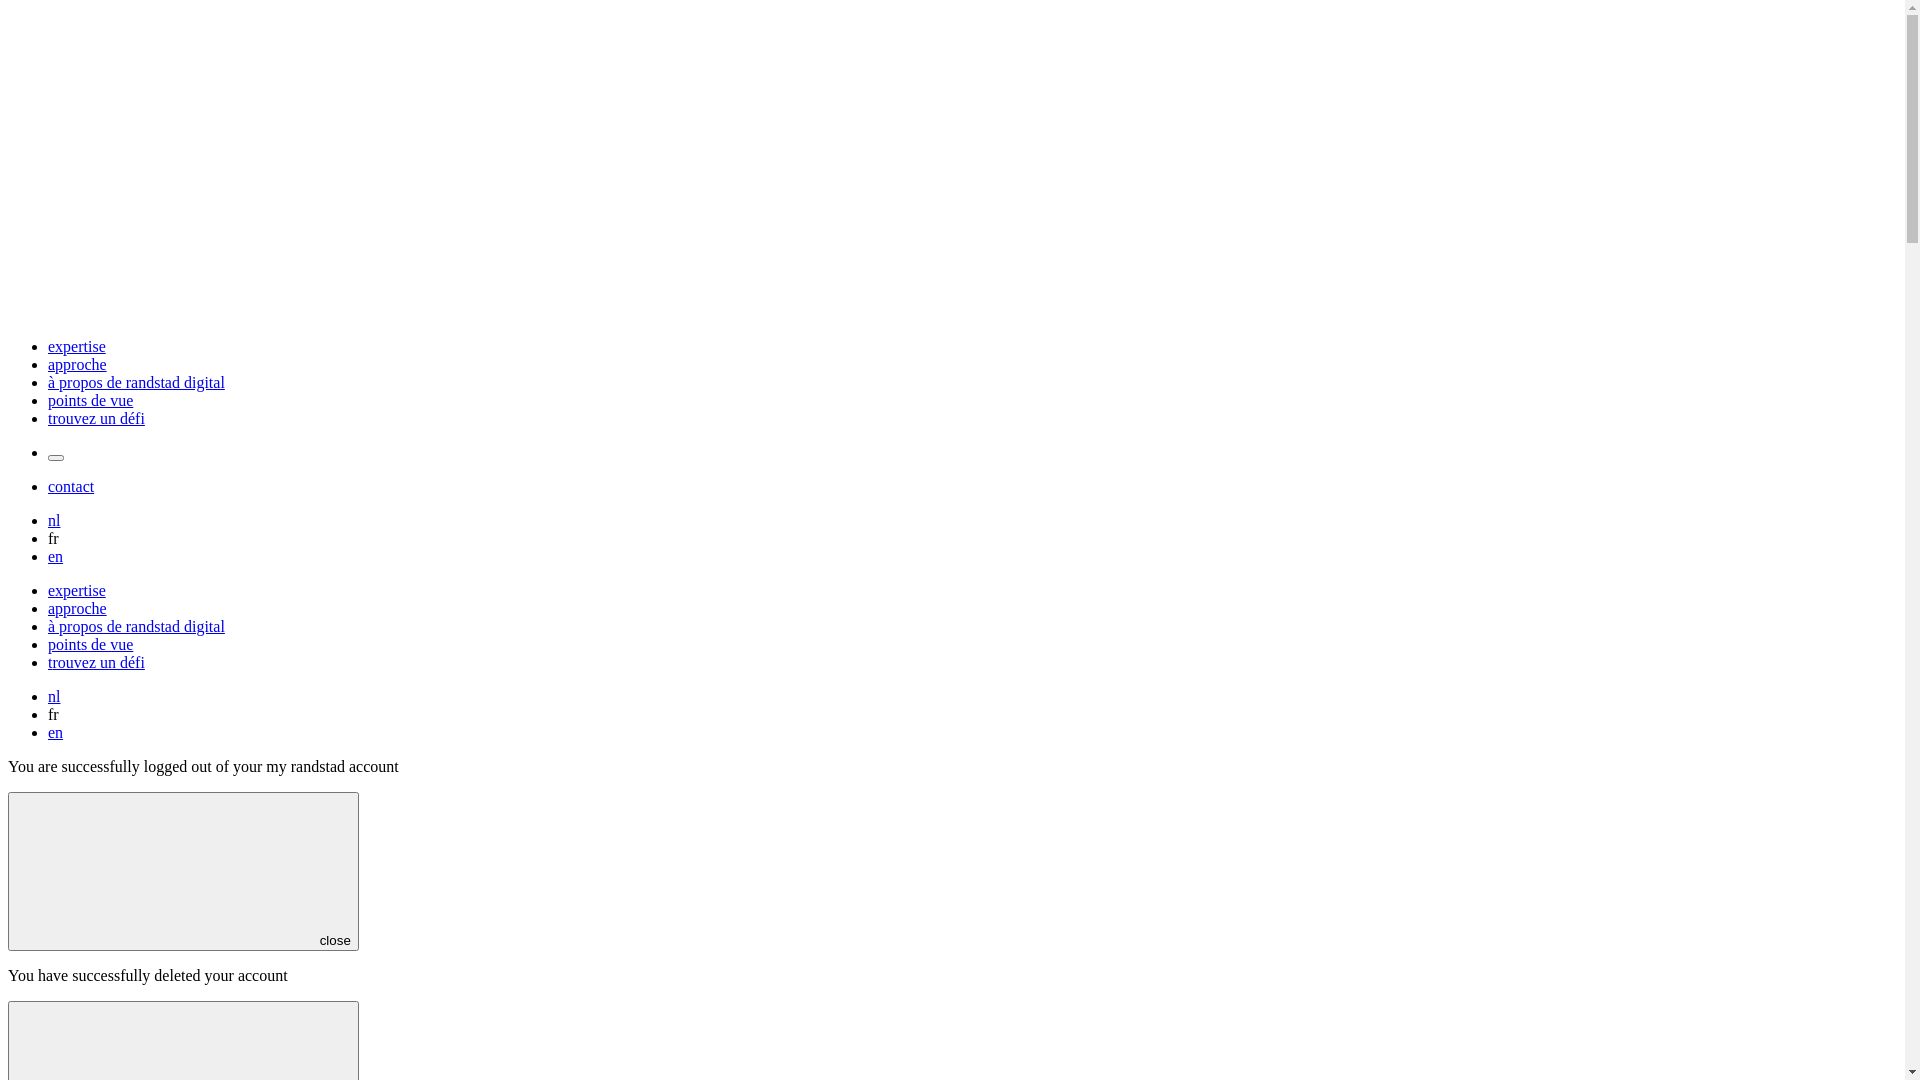 Image resolution: width=1920 pixels, height=1080 pixels. Describe the element at coordinates (951, 312) in the screenshot. I see `'Randstad Digital'` at that location.